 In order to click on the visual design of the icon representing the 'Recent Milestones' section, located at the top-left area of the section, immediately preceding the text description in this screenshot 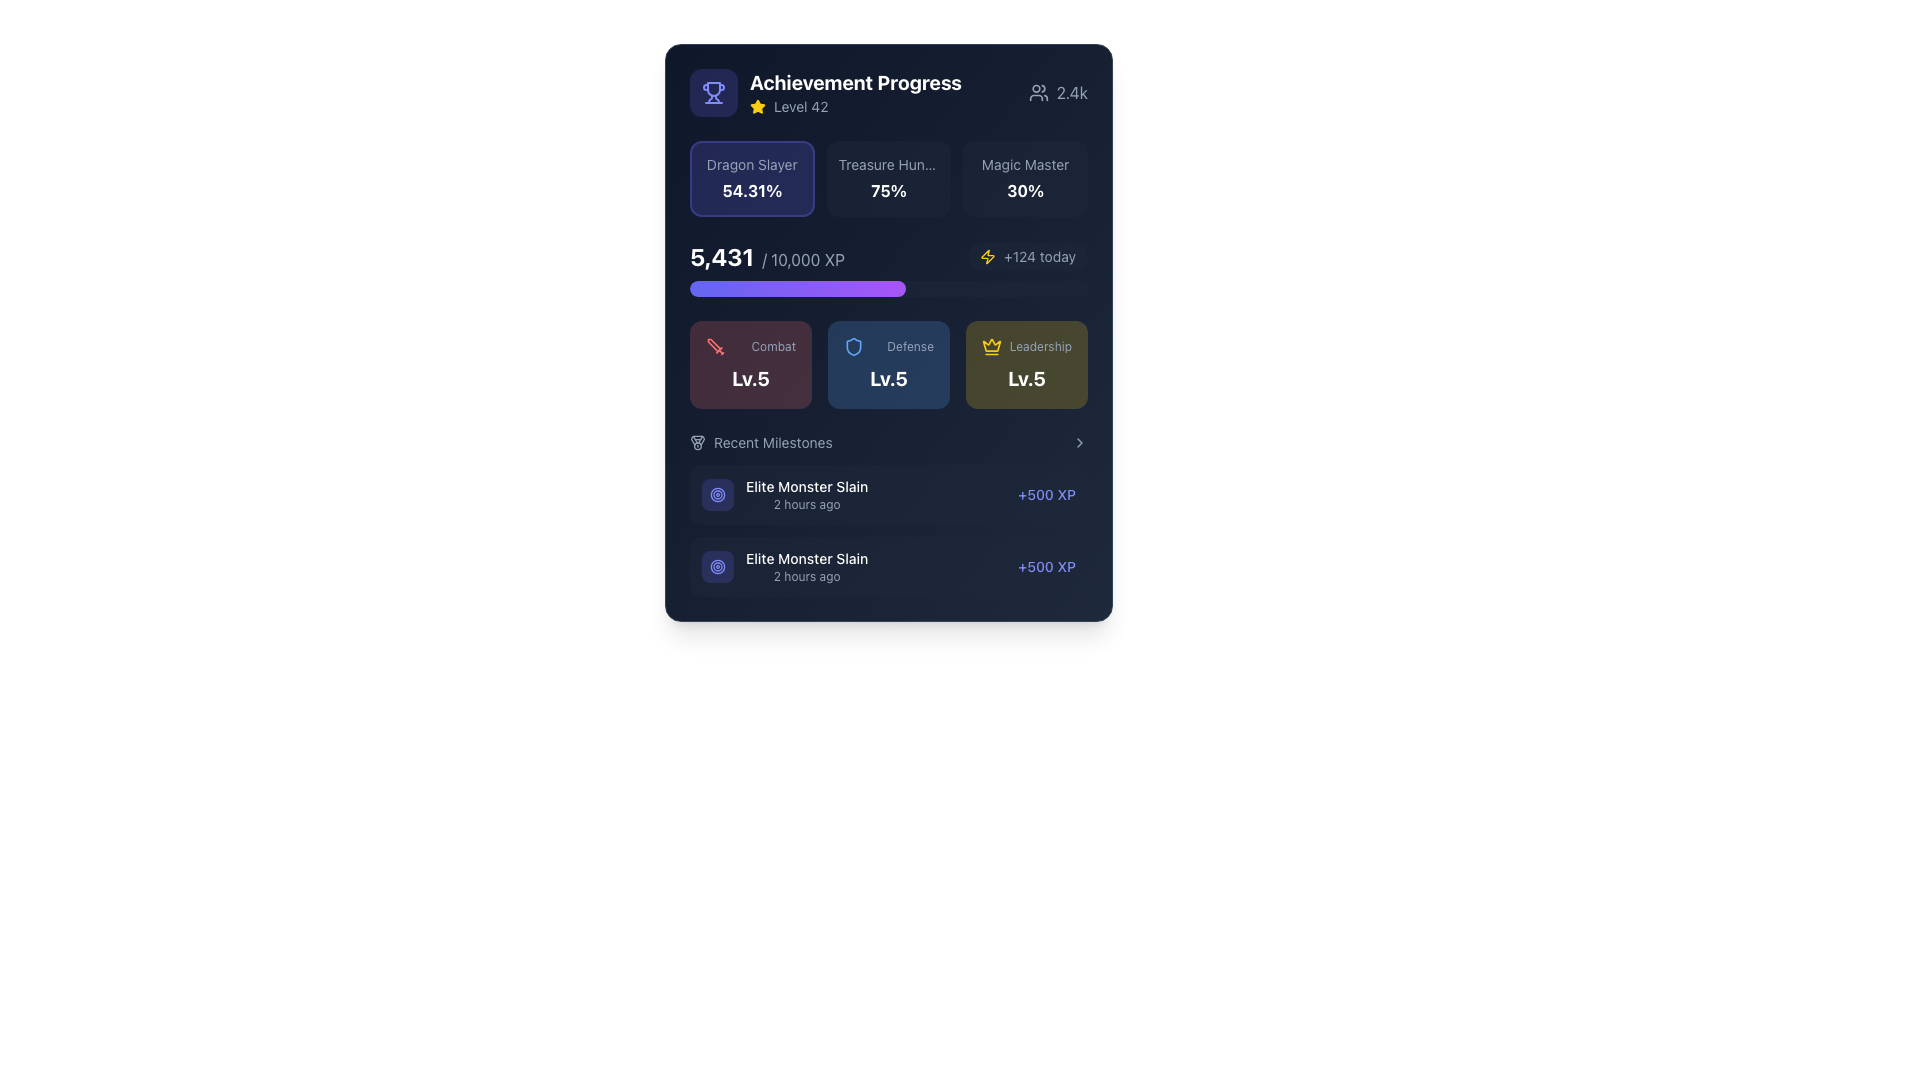, I will do `click(697, 442)`.